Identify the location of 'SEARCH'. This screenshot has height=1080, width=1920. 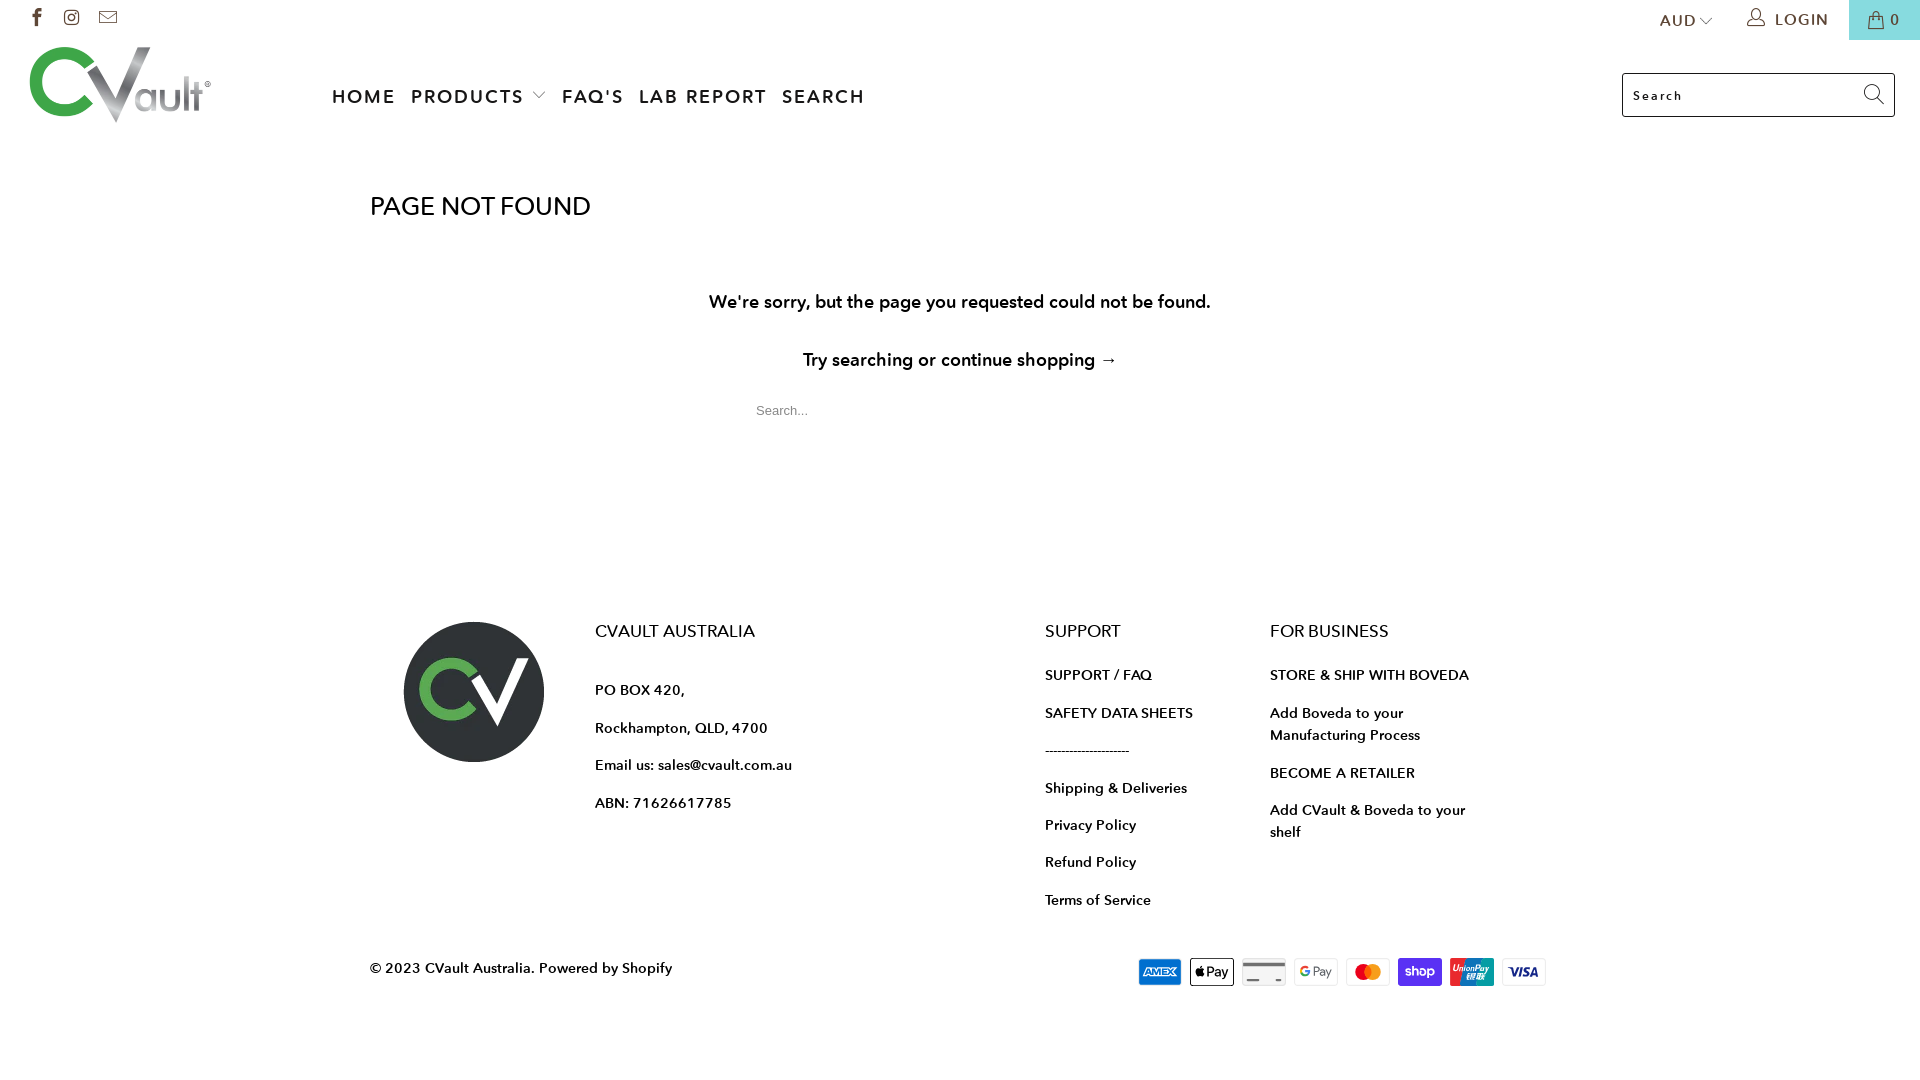
(823, 96).